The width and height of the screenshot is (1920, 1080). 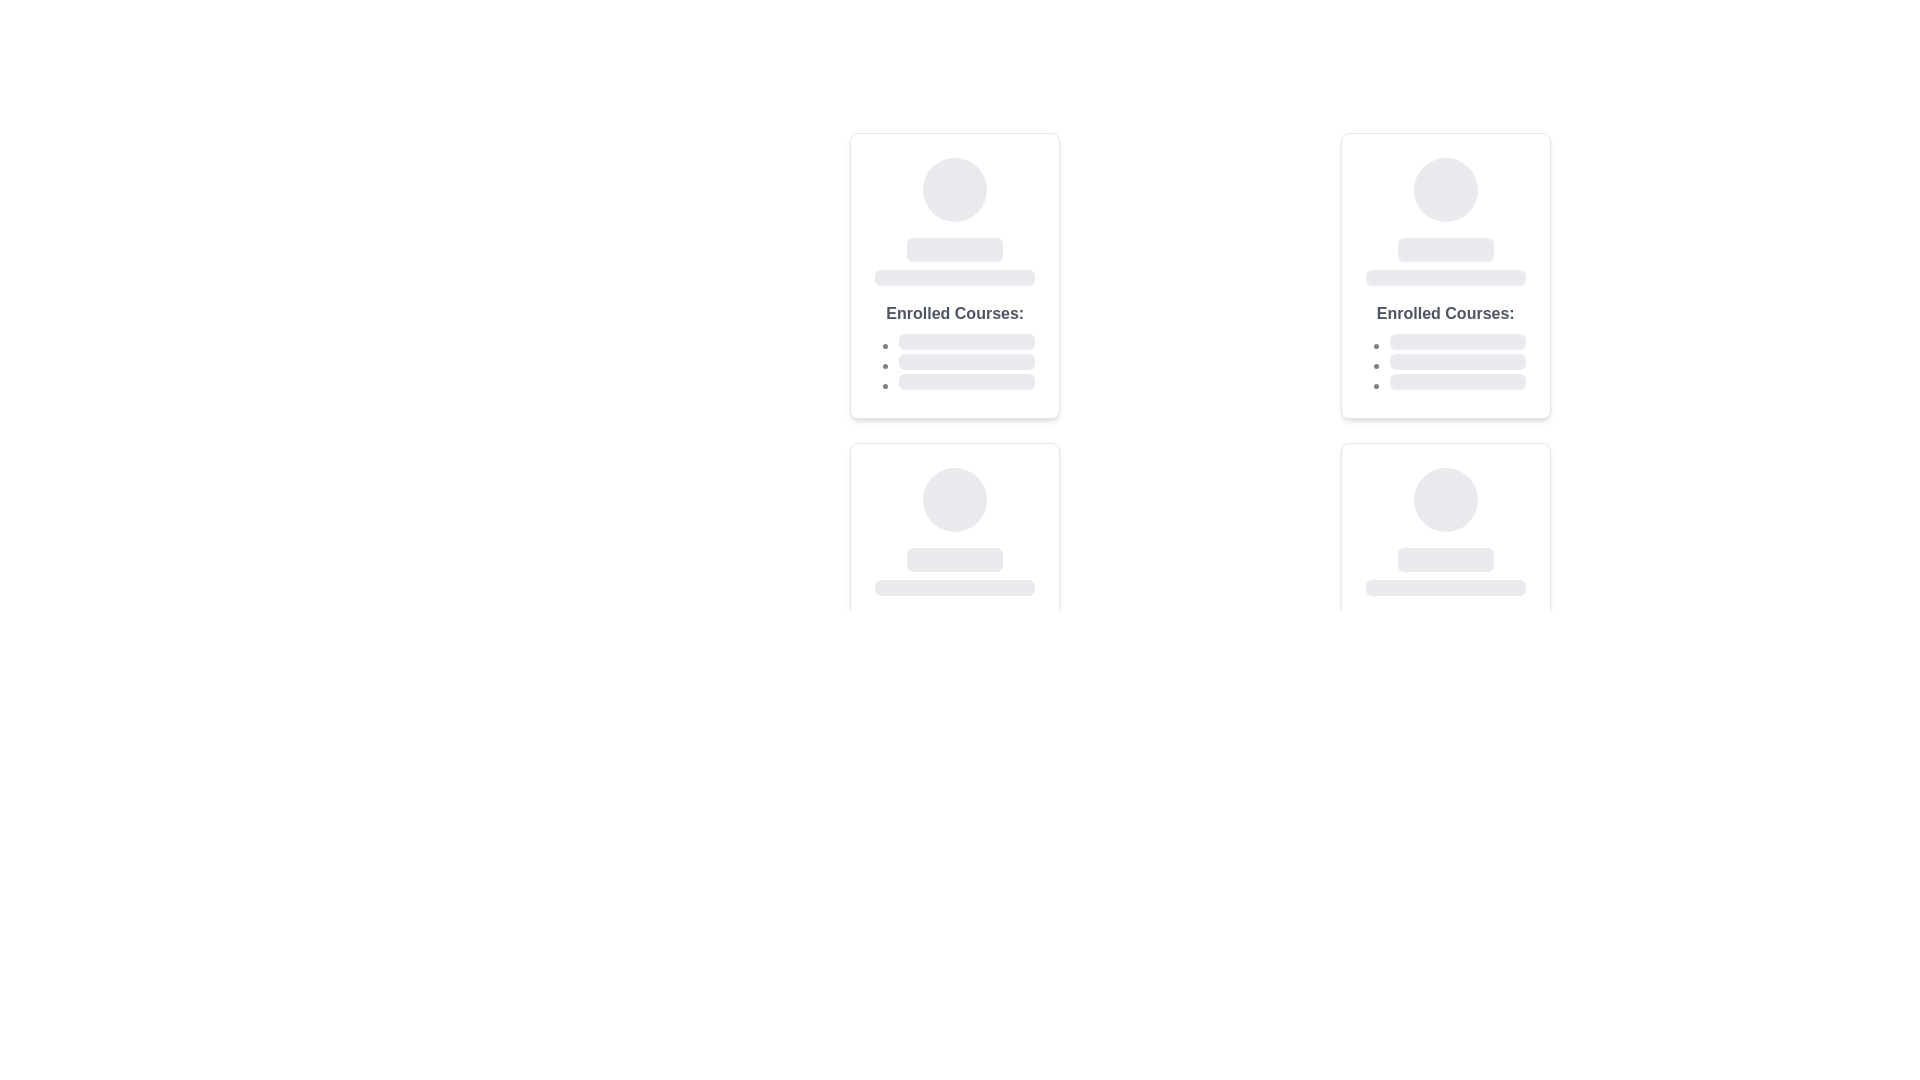 What do you see at coordinates (954, 249) in the screenshot?
I see `the light gray rectangular placeholder with rounded corners that serves as a UI loader, located in the central column of a three-column grid` at bounding box center [954, 249].